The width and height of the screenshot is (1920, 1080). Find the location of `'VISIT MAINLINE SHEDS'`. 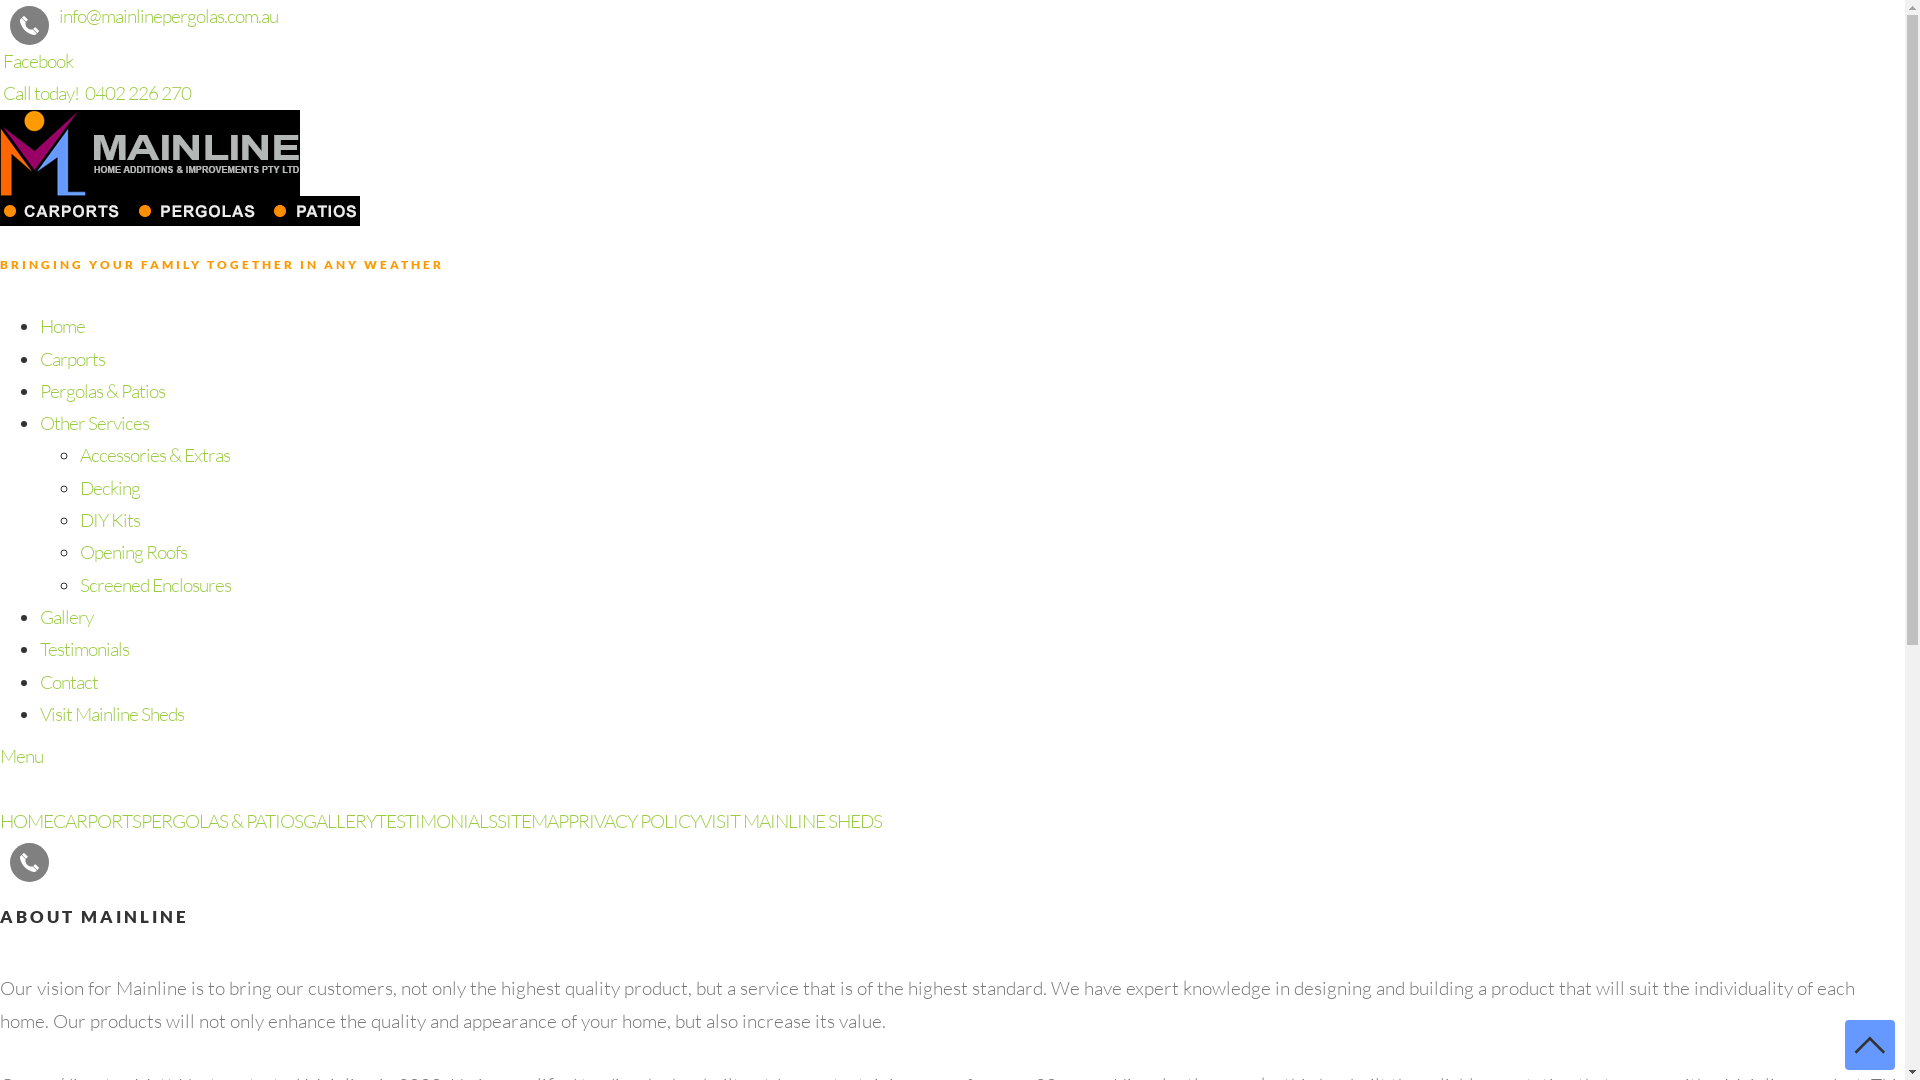

'VISIT MAINLINE SHEDS' is located at coordinates (790, 821).